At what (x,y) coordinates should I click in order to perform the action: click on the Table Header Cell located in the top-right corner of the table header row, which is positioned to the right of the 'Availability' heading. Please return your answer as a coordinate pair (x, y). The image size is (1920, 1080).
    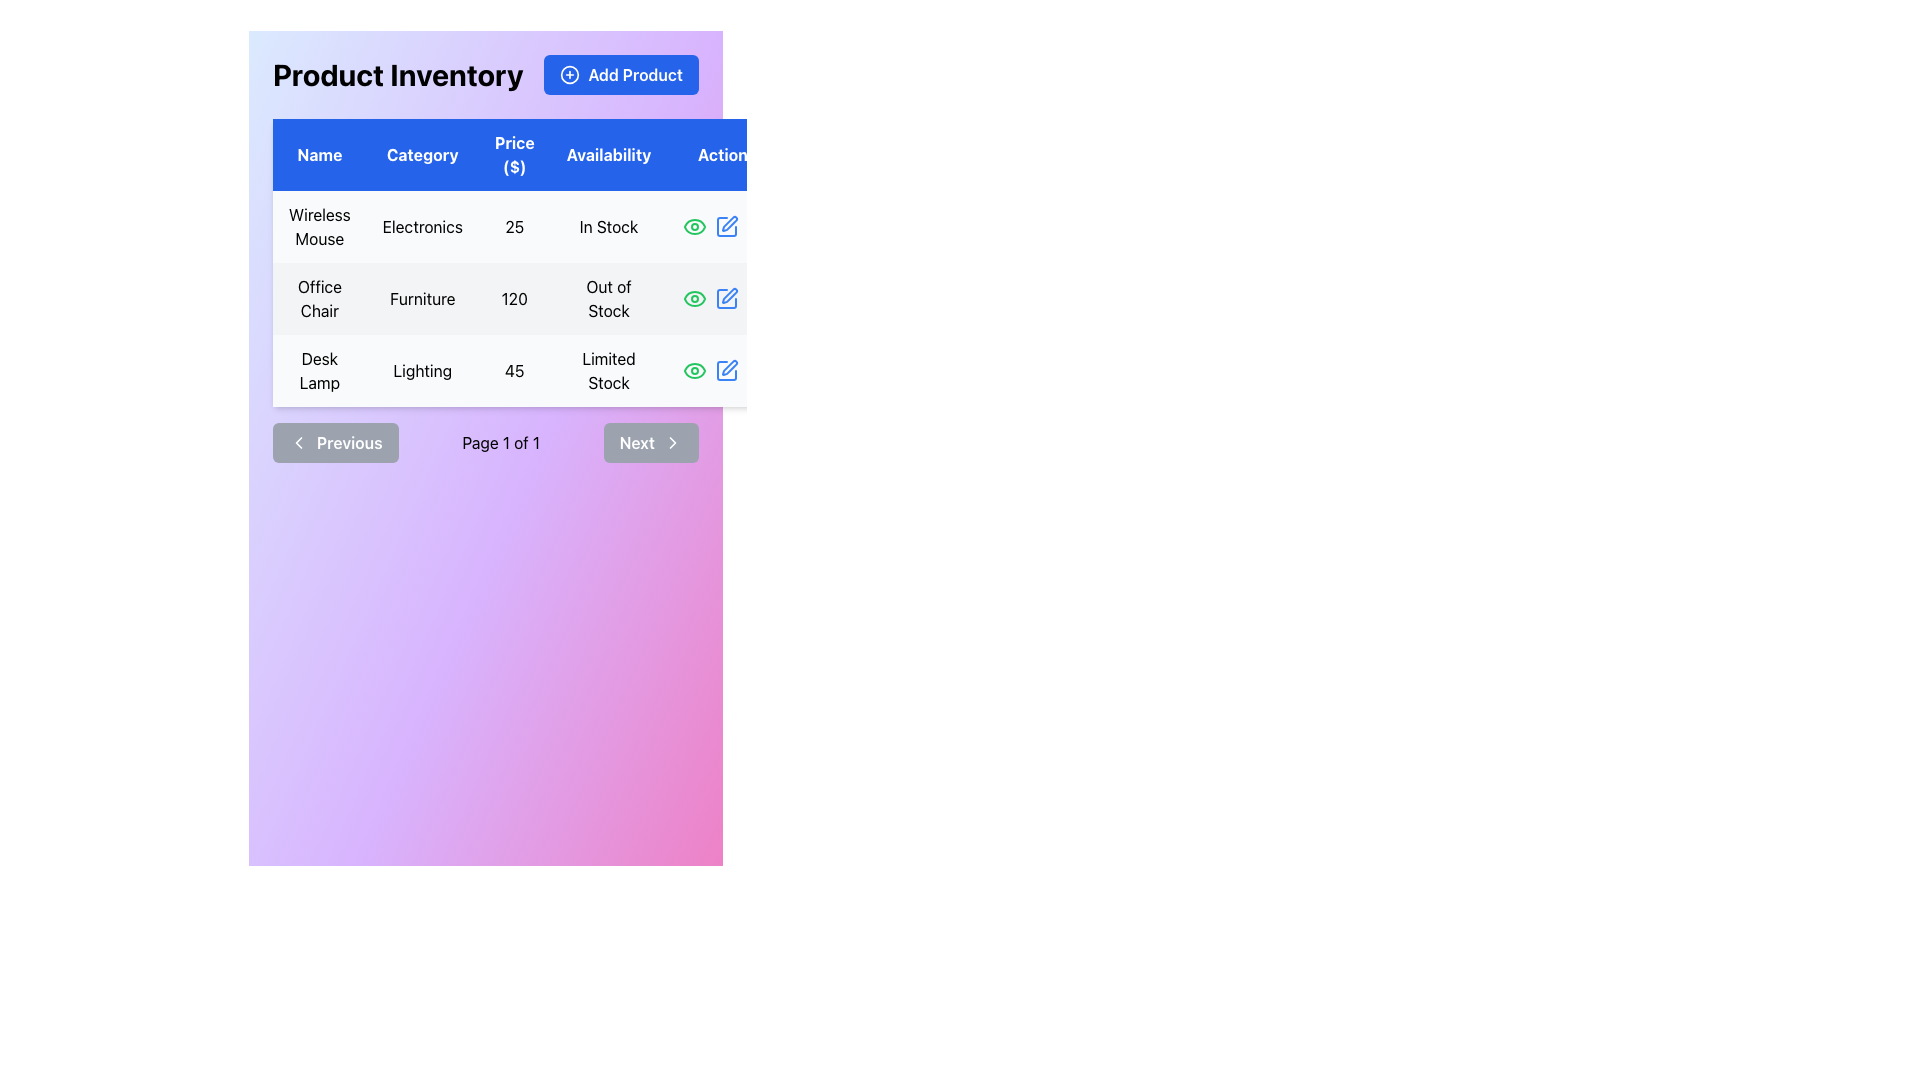
    Looking at the image, I should click on (725, 153).